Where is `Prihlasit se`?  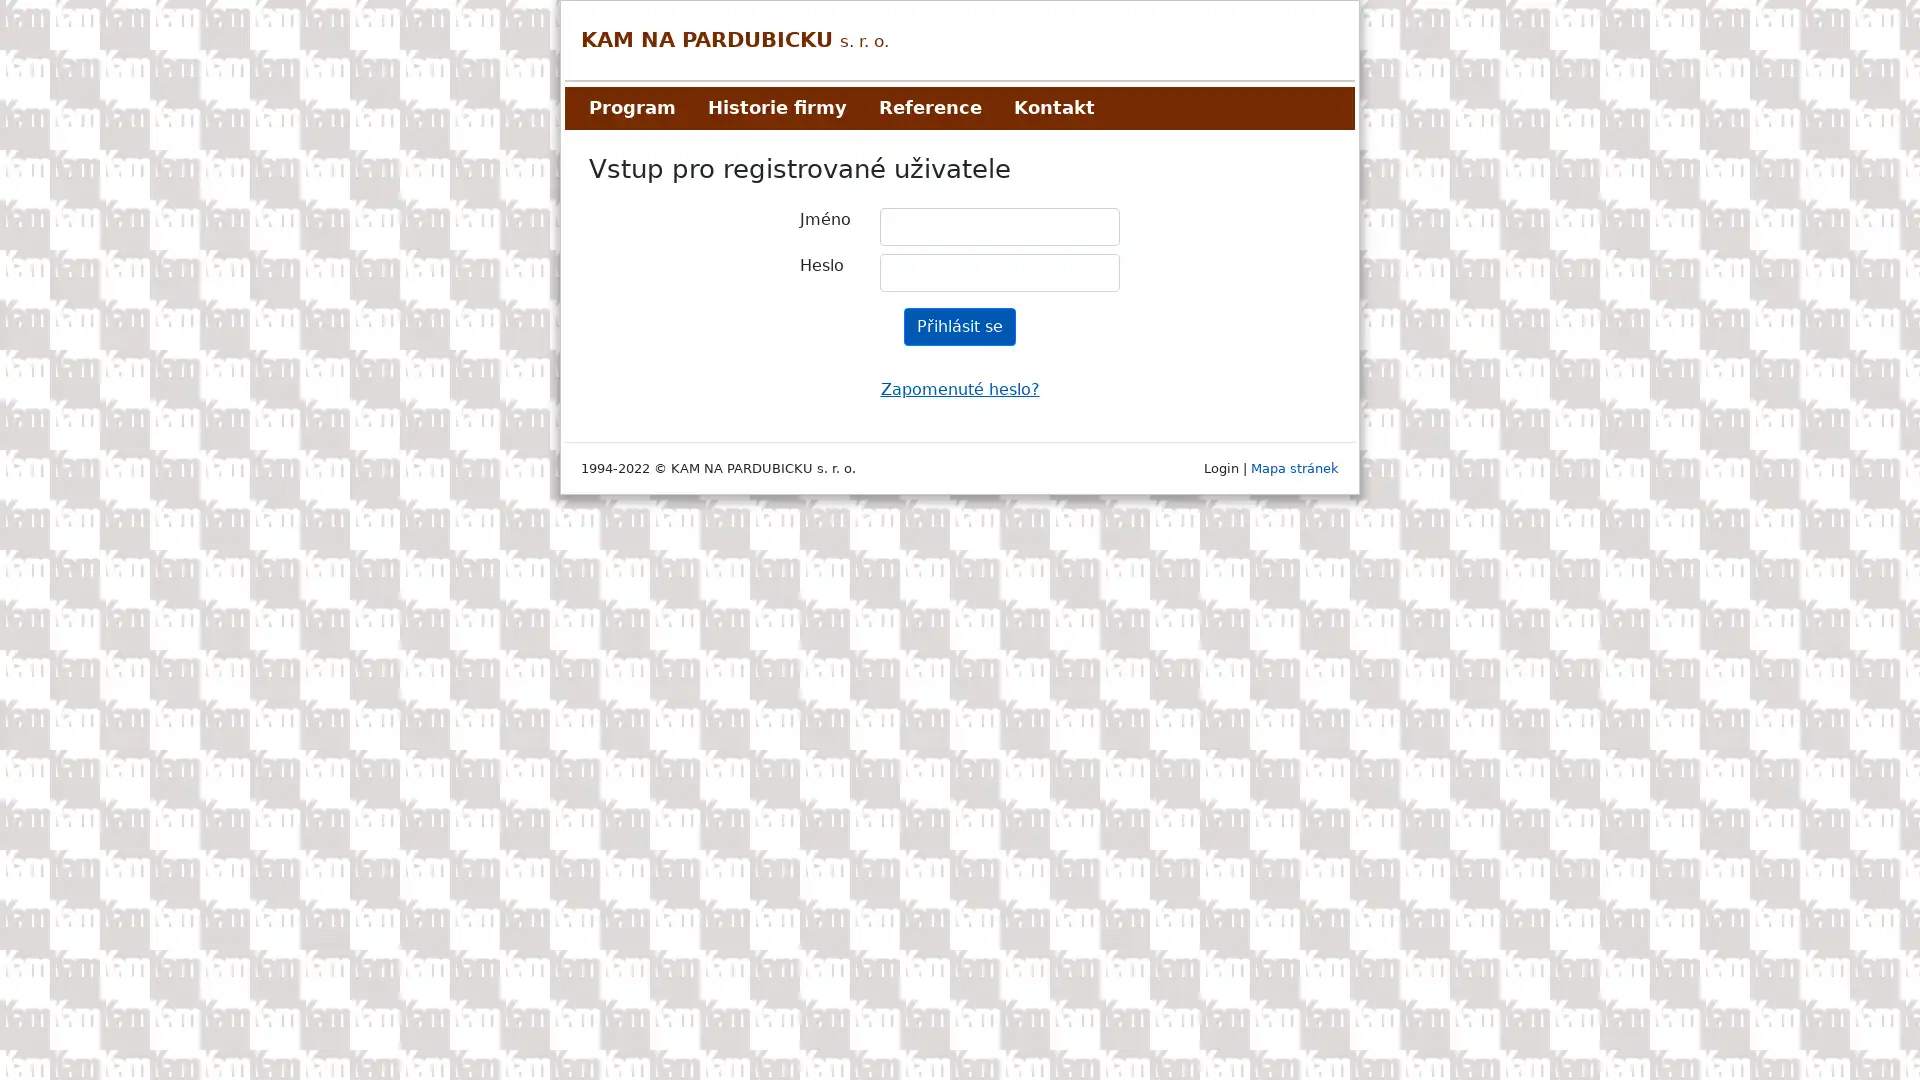
Prihlasit se is located at coordinates (960, 326).